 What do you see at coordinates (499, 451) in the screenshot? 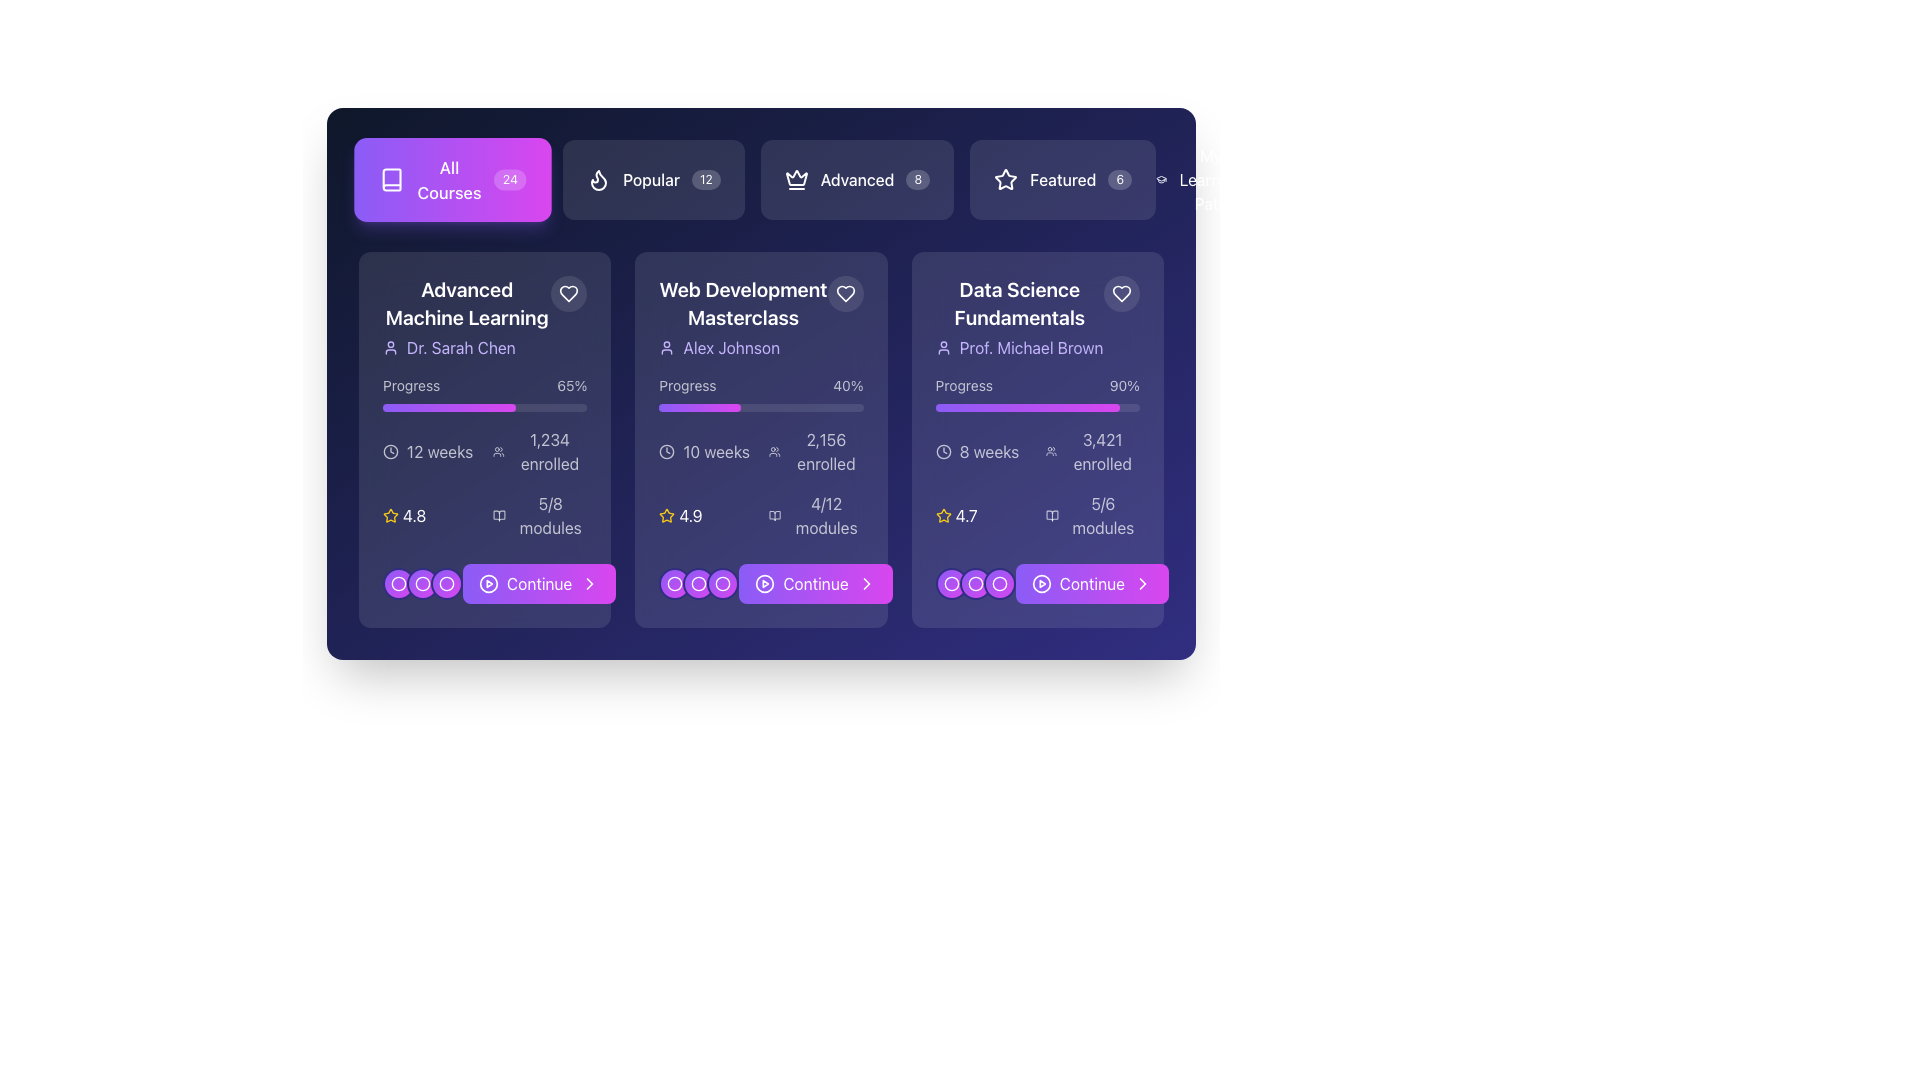
I see `the Icon (SVG) representing the enrollment count for the 'Advanced Machine Learning' course, which is positioned to the left of the text '1,234 enrolled'` at bounding box center [499, 451].